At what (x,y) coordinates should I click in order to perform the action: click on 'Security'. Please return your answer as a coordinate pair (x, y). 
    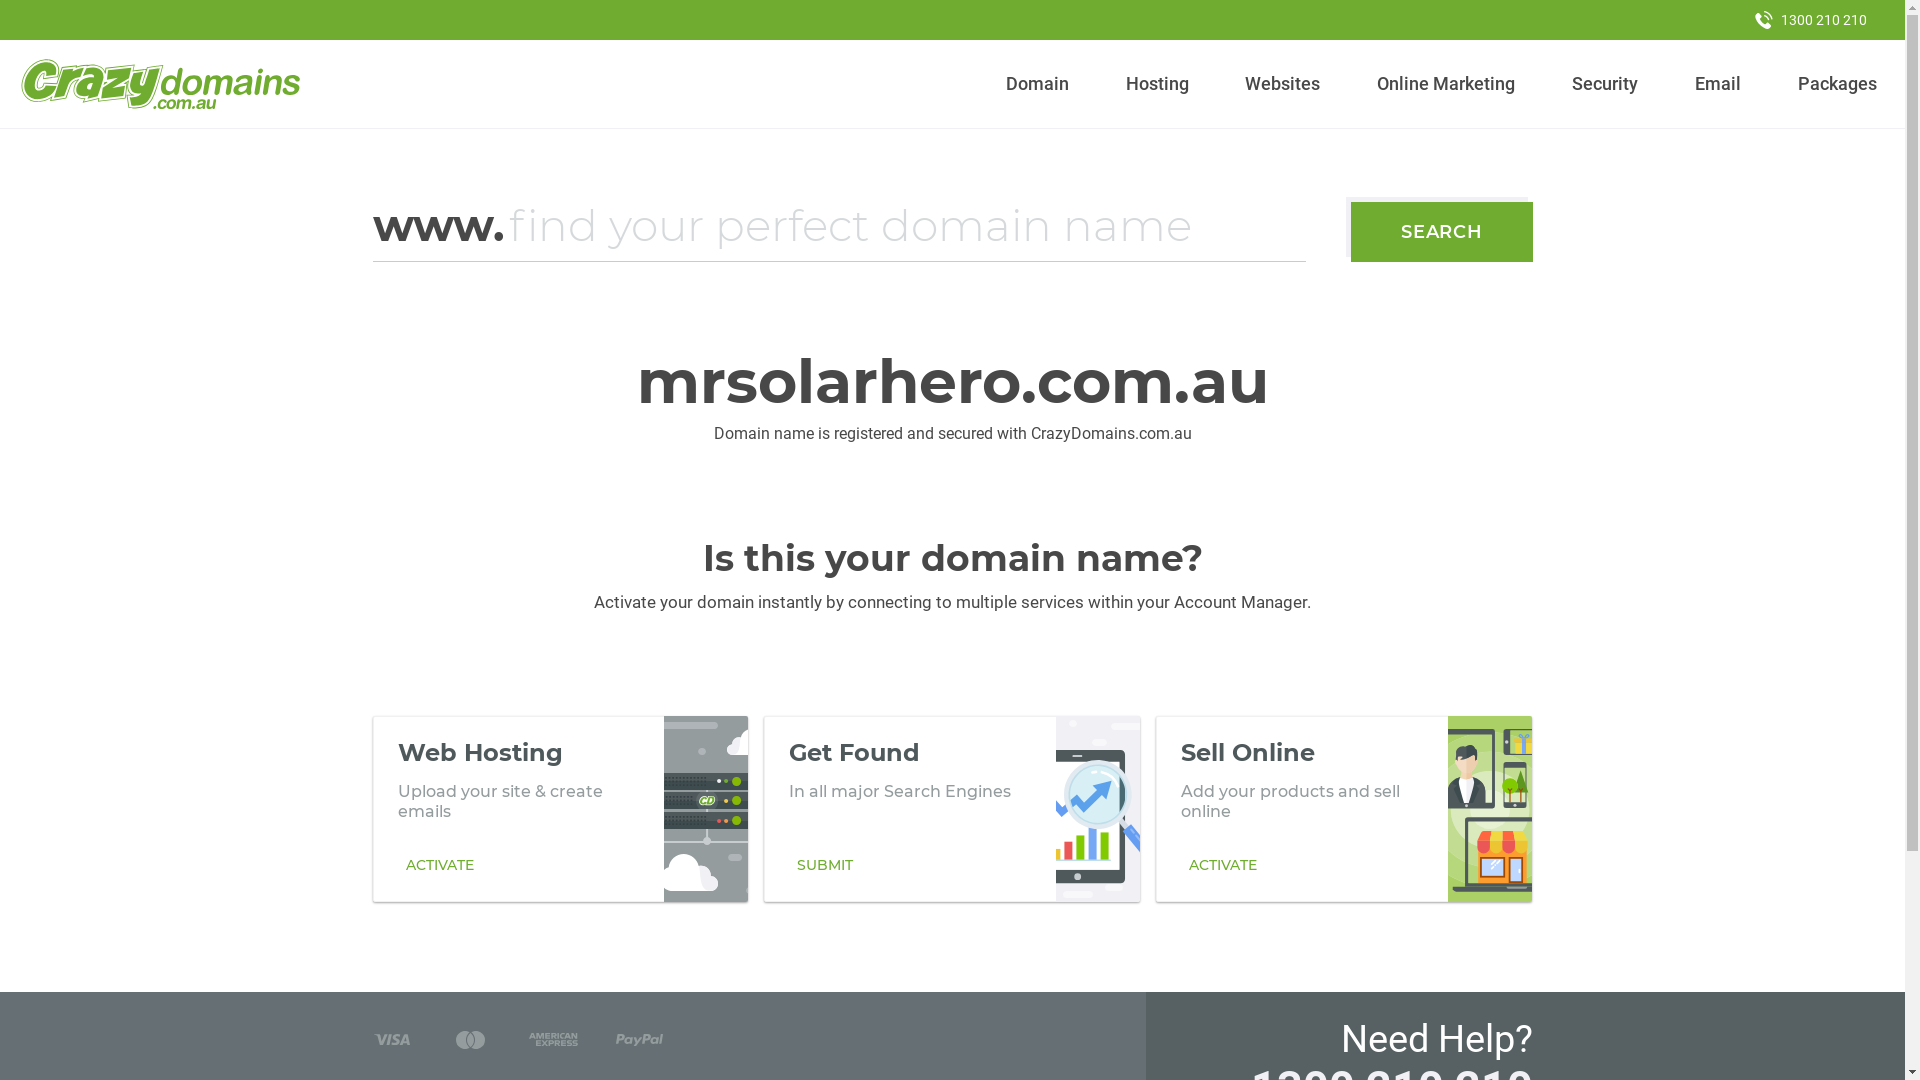
    Looking at the image, I should click on (1605, 83).